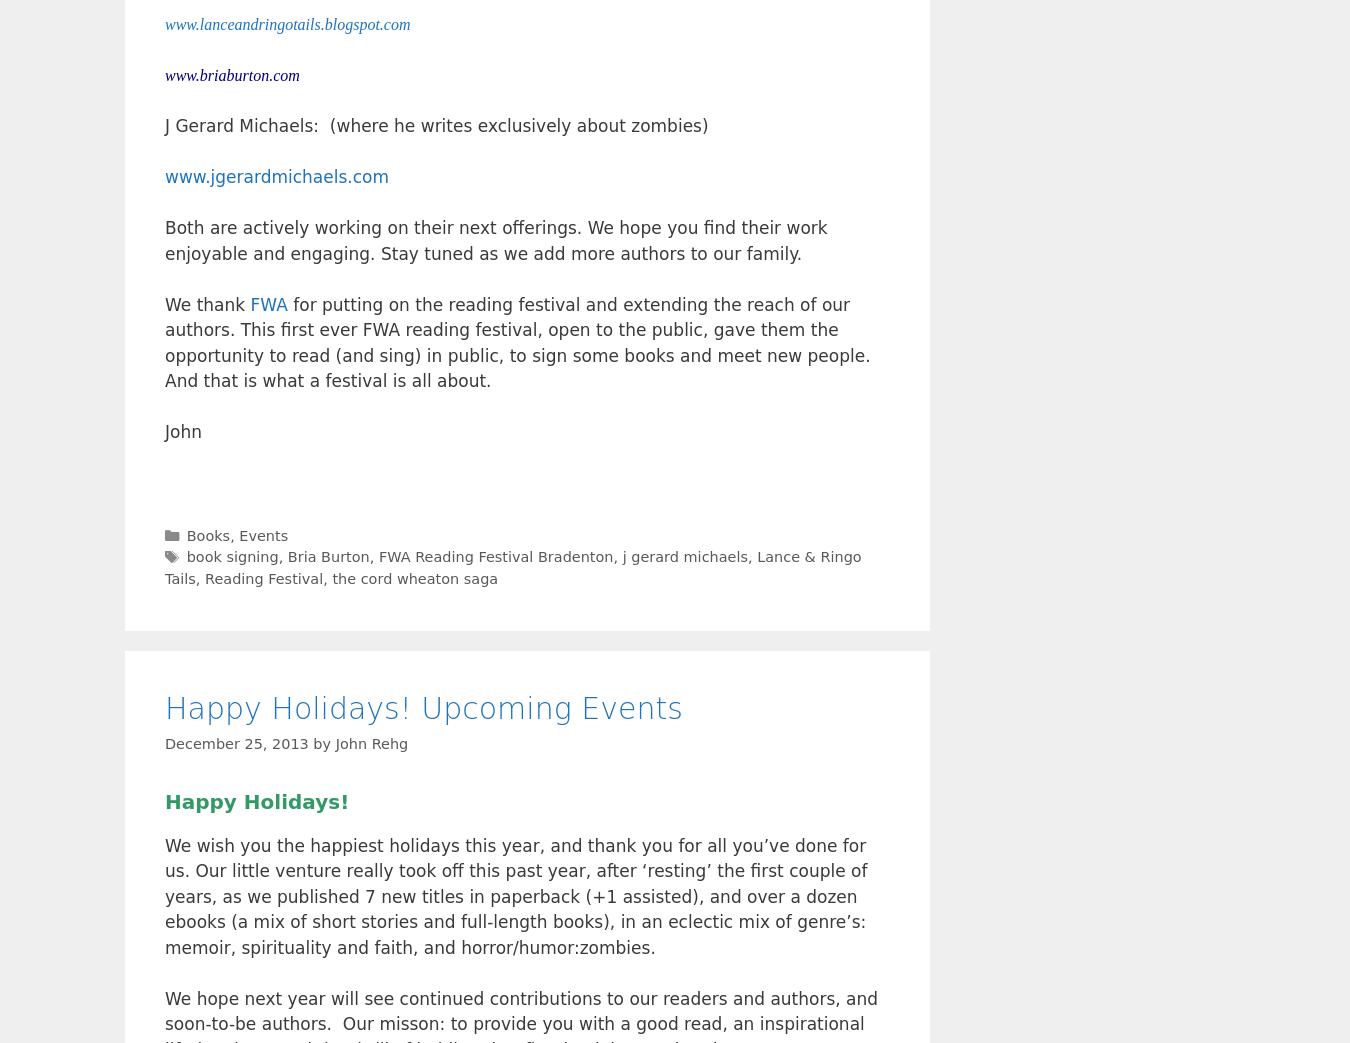  I want to click on 'FWA', so click(267, 303).